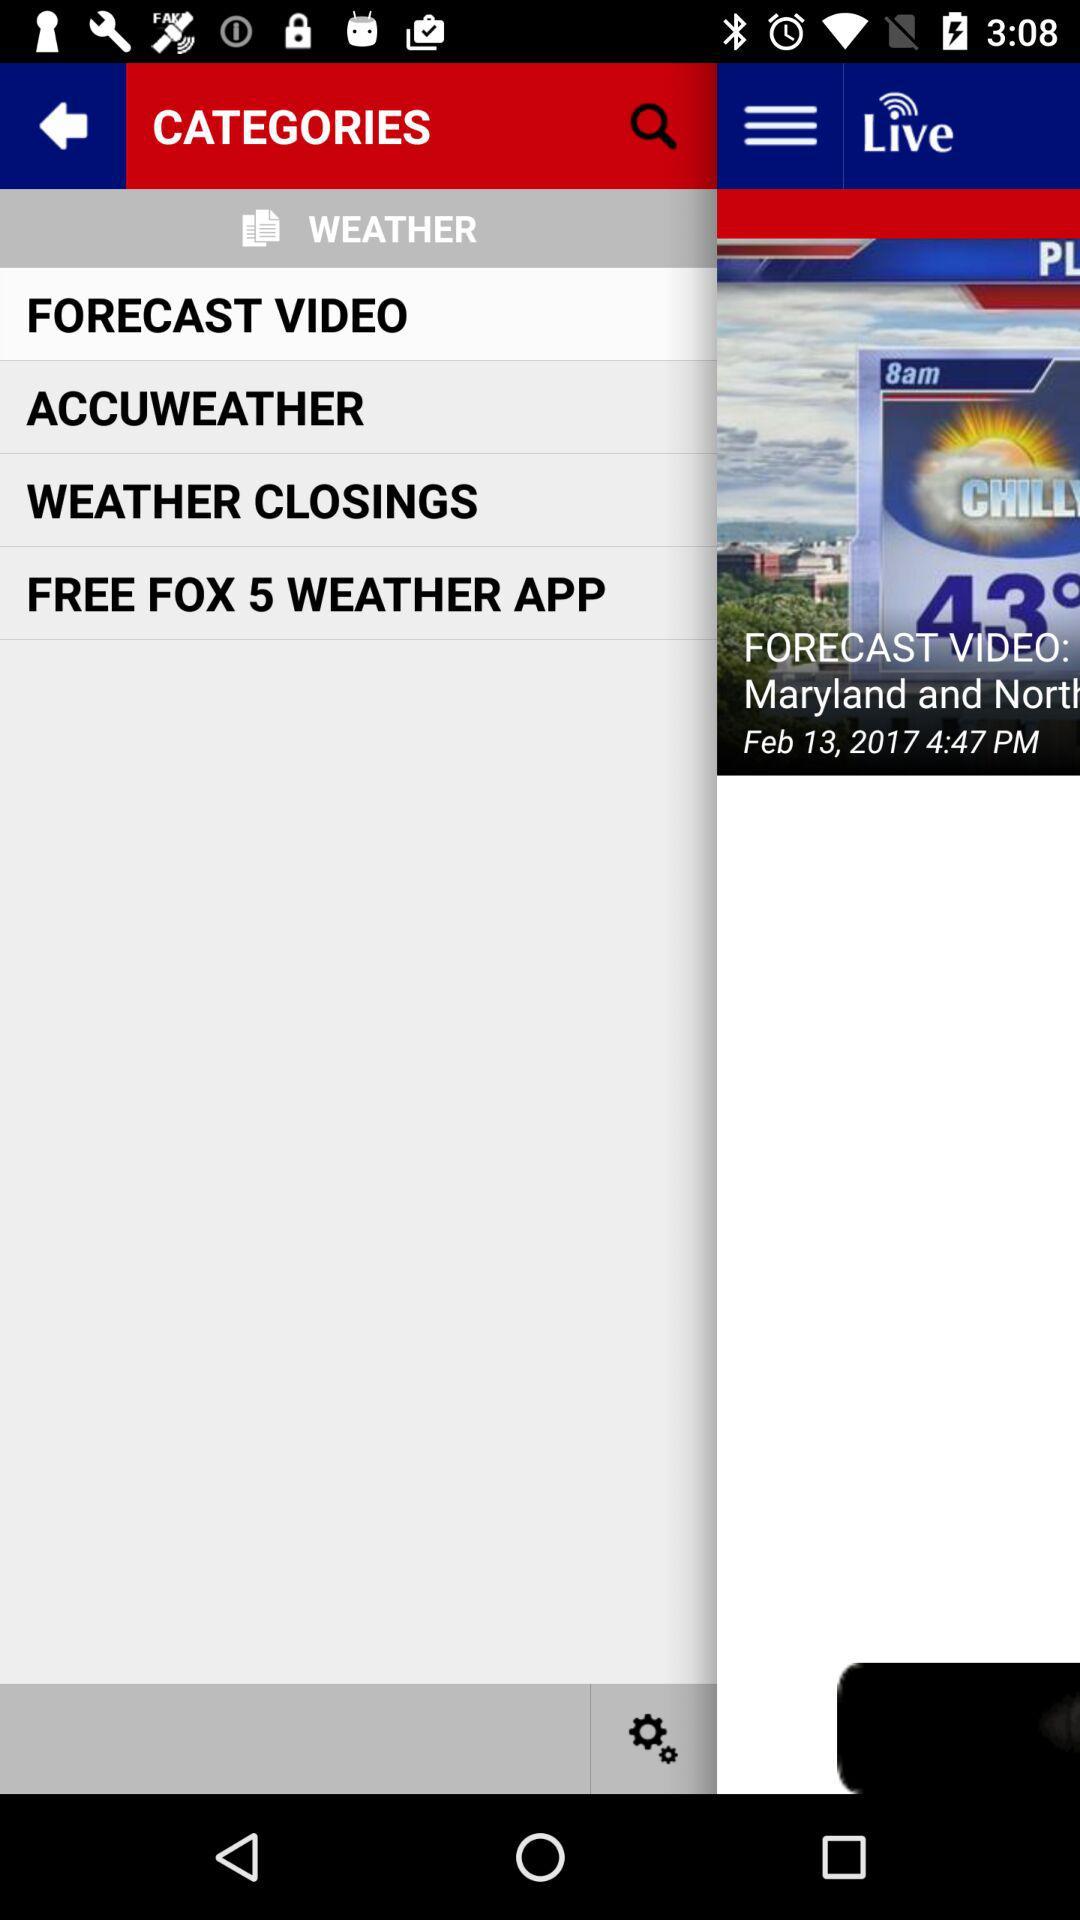 The image size is (1080, 1920). I want to click on forecast video item, so click(217, 312).